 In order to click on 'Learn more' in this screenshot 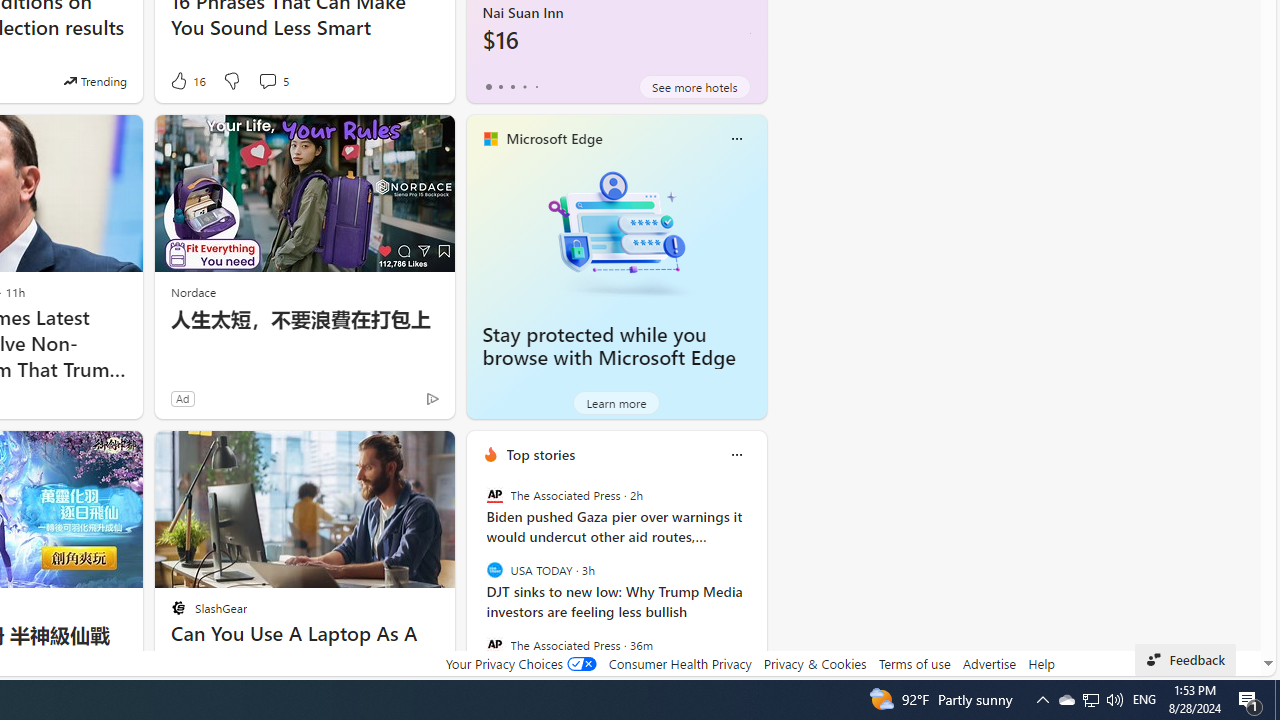, I will do `click(615, 402)`.